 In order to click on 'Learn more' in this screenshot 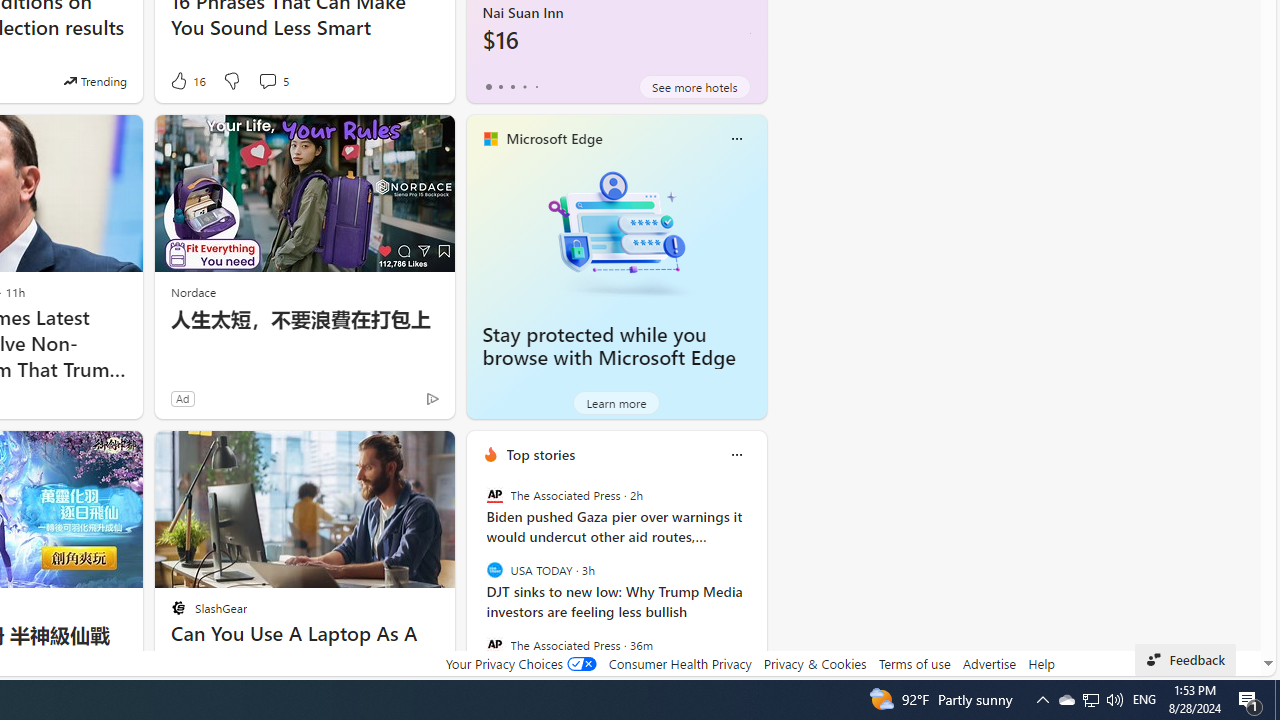, I will do `click(615, 402)`.